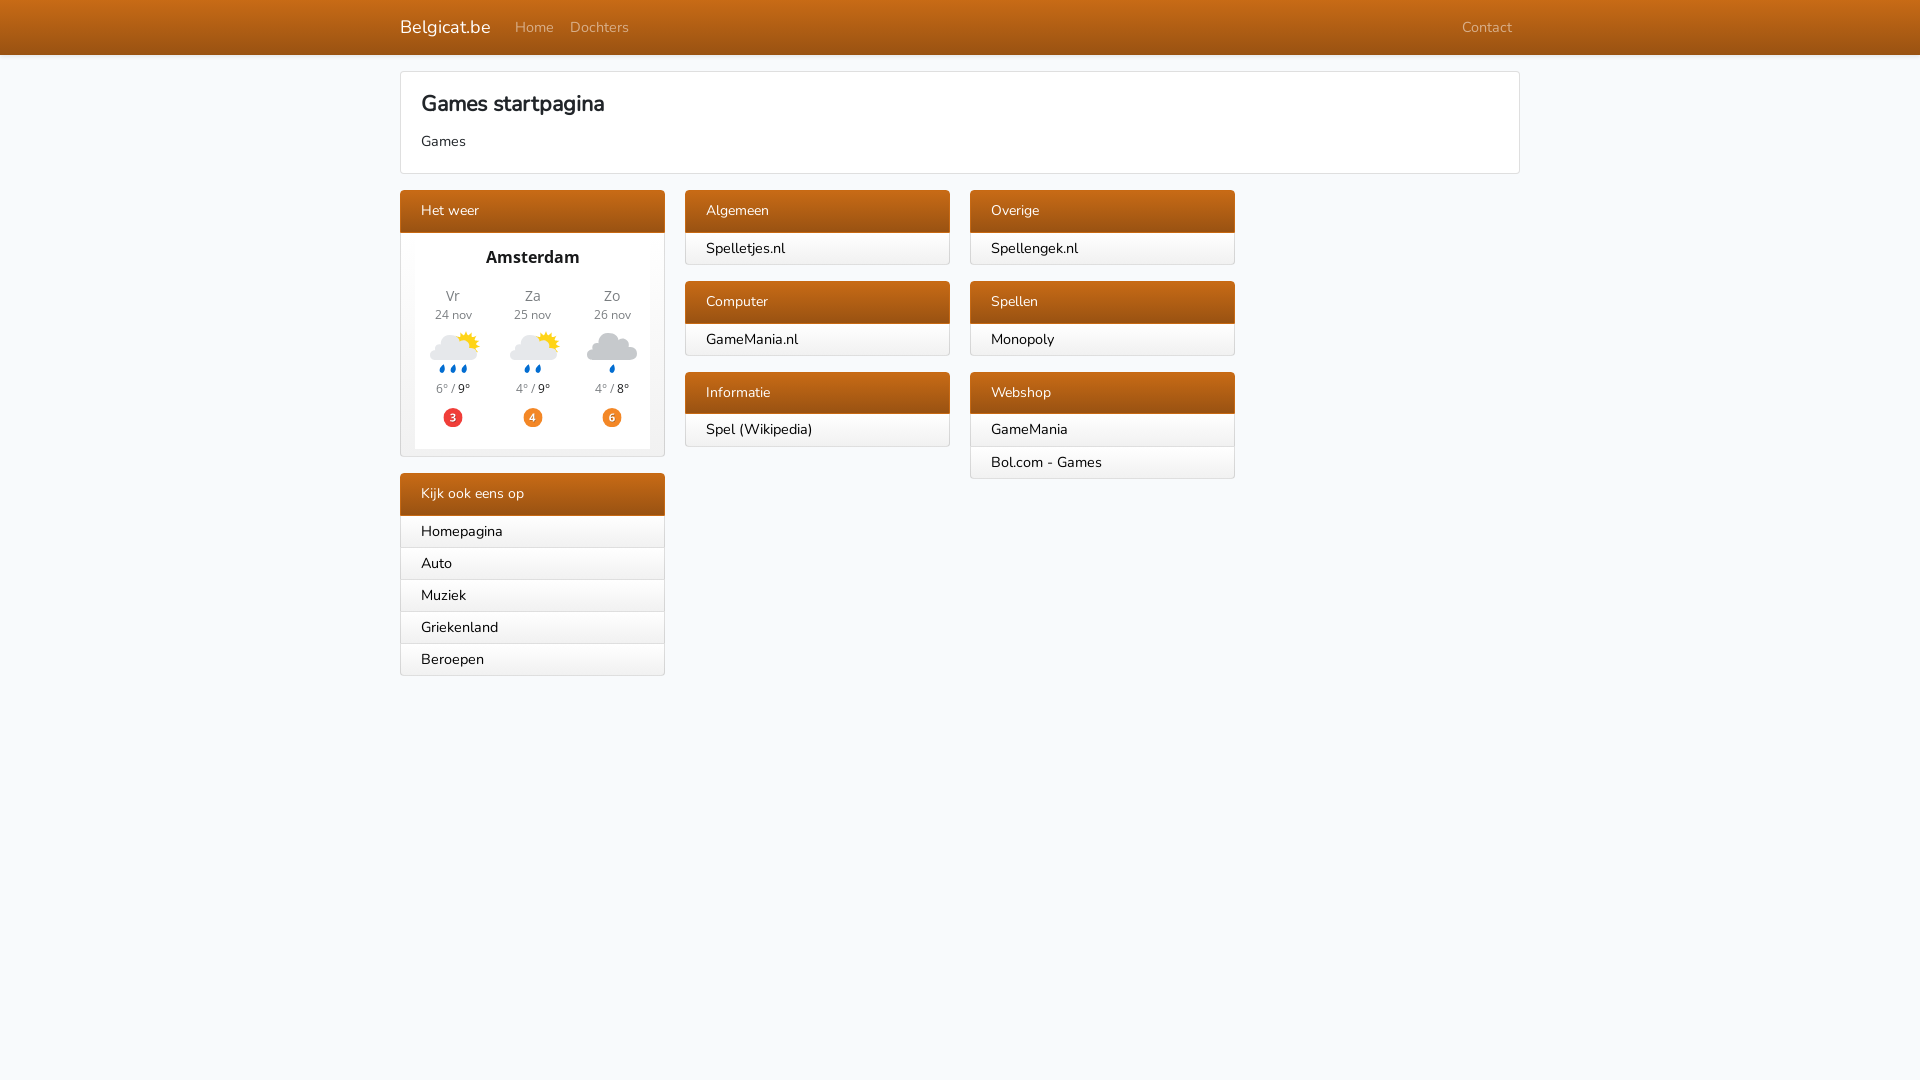 This screenshot has height=1080, width=1920. What do you see at coordinates (1034, 246) in the screenshot?
I see `'Spellengek.nl'` at bounding box center [1034, 246].